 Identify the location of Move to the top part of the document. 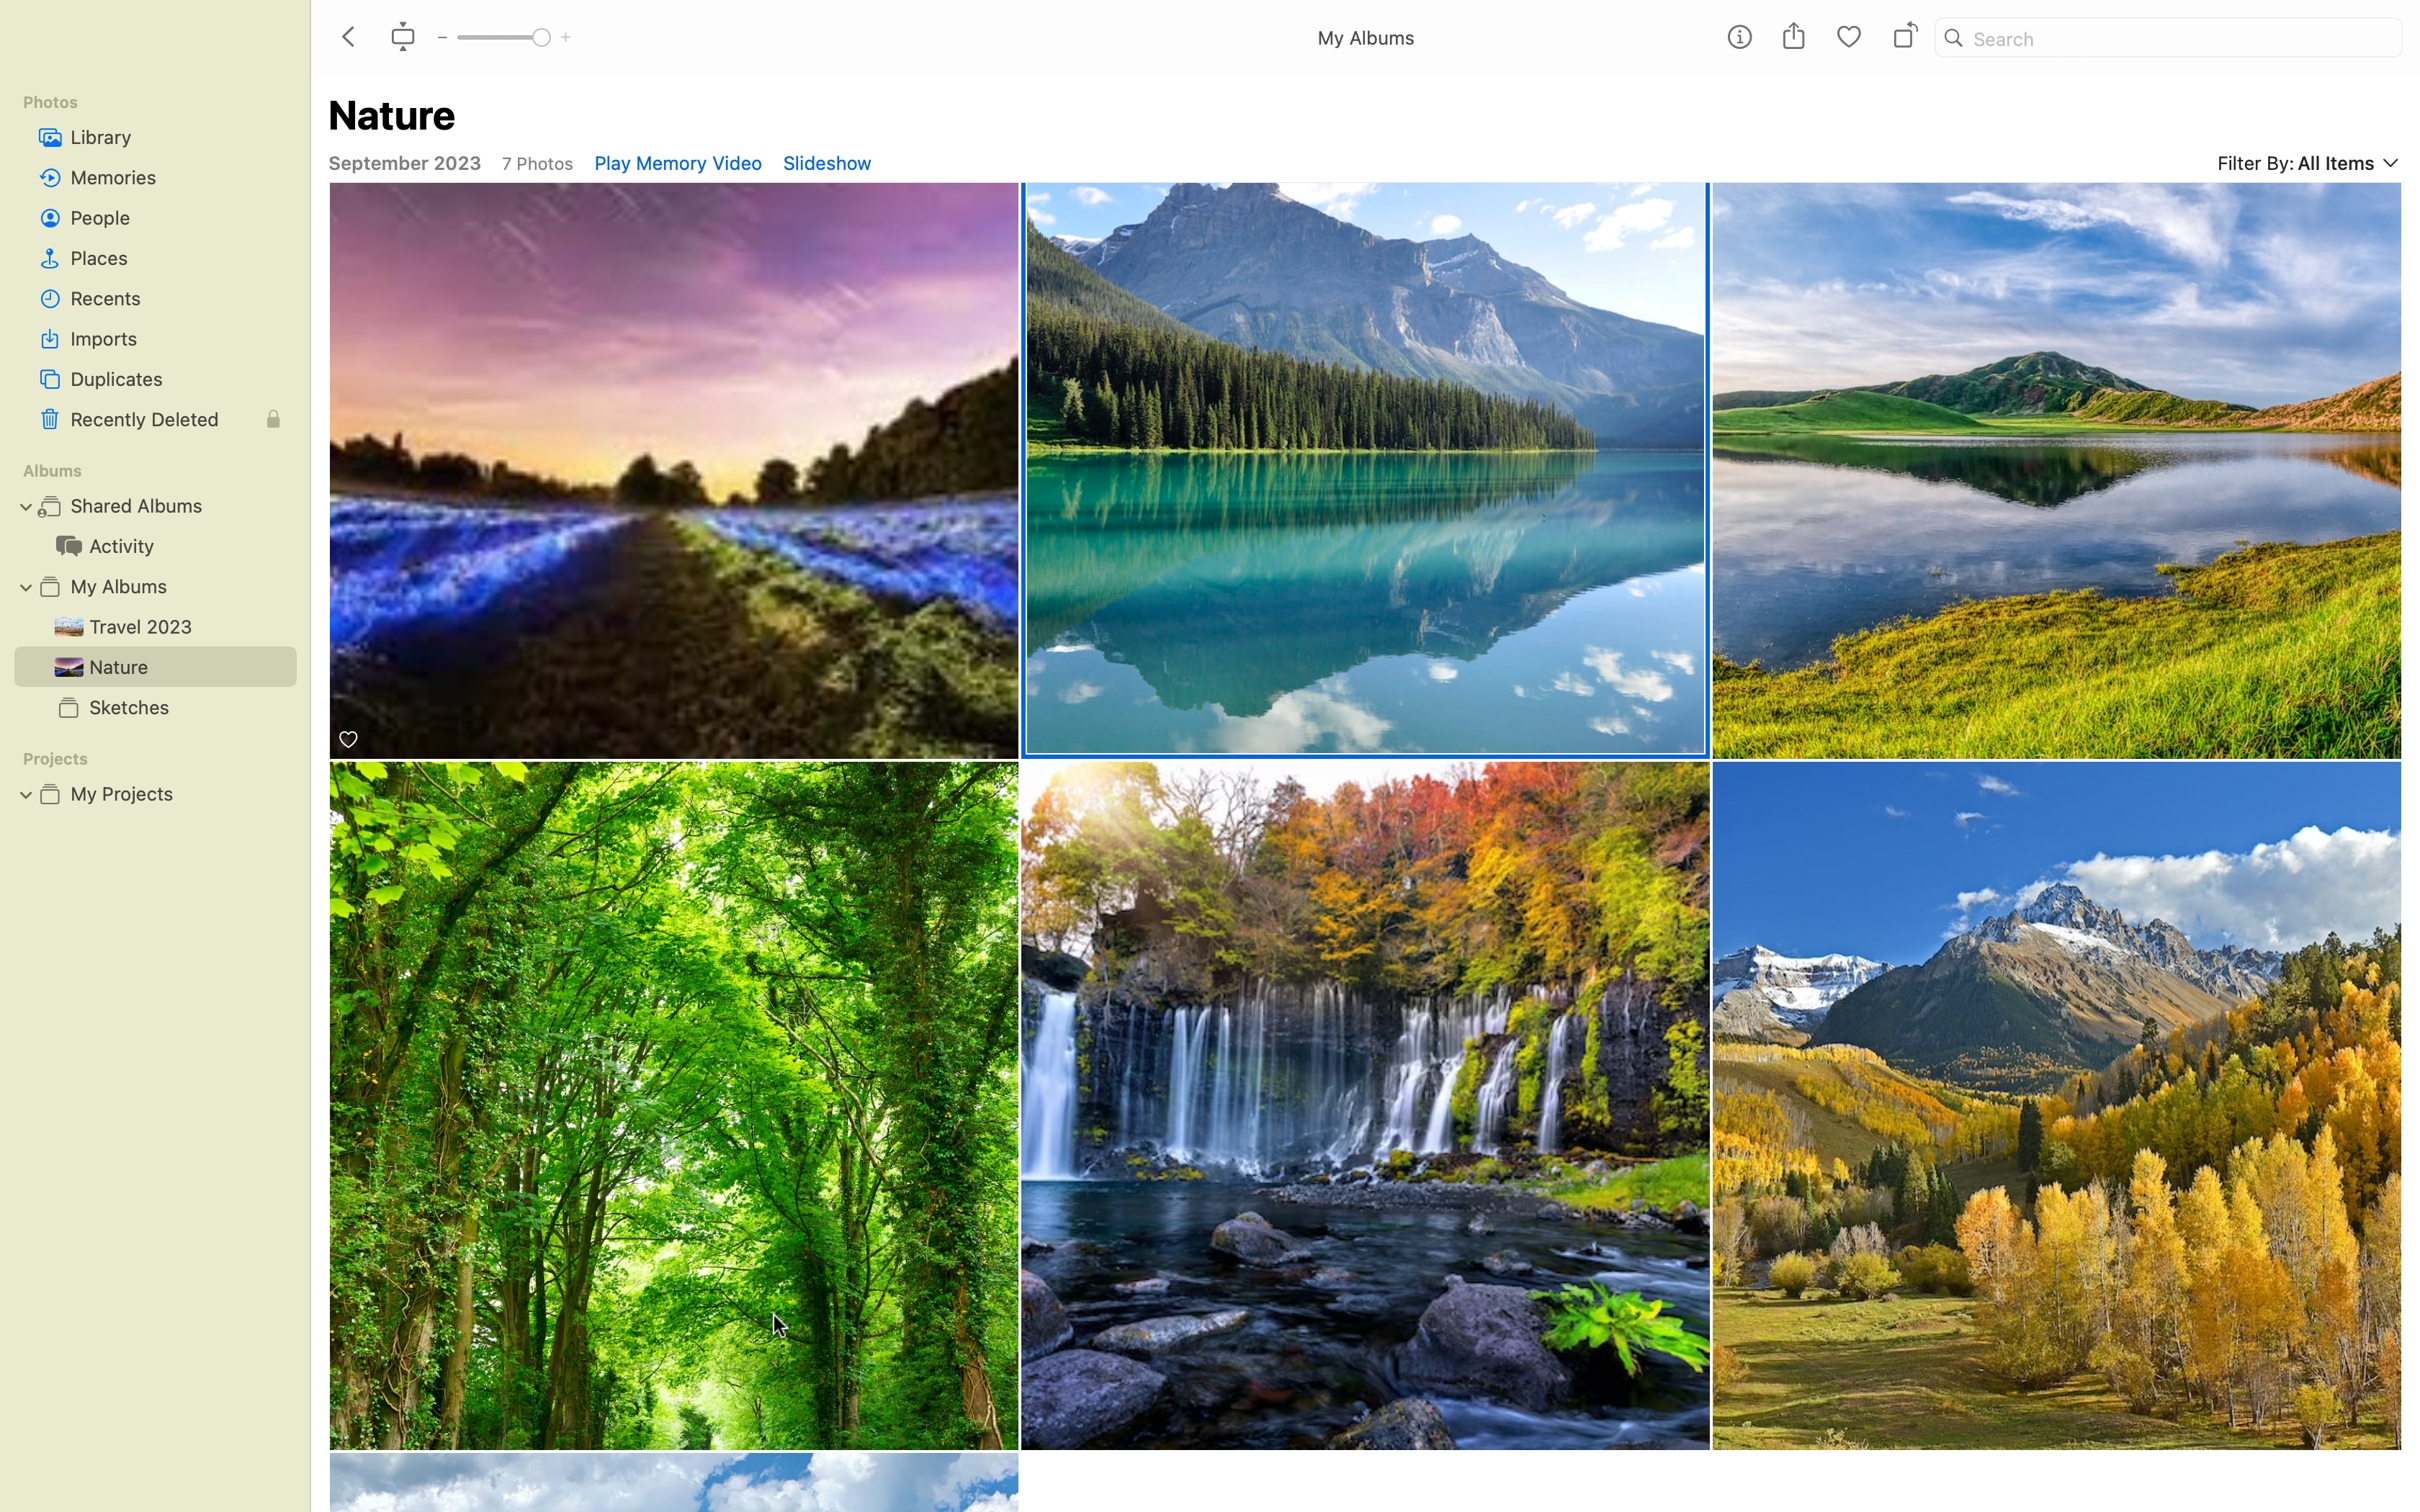
(4595580, 1781136).